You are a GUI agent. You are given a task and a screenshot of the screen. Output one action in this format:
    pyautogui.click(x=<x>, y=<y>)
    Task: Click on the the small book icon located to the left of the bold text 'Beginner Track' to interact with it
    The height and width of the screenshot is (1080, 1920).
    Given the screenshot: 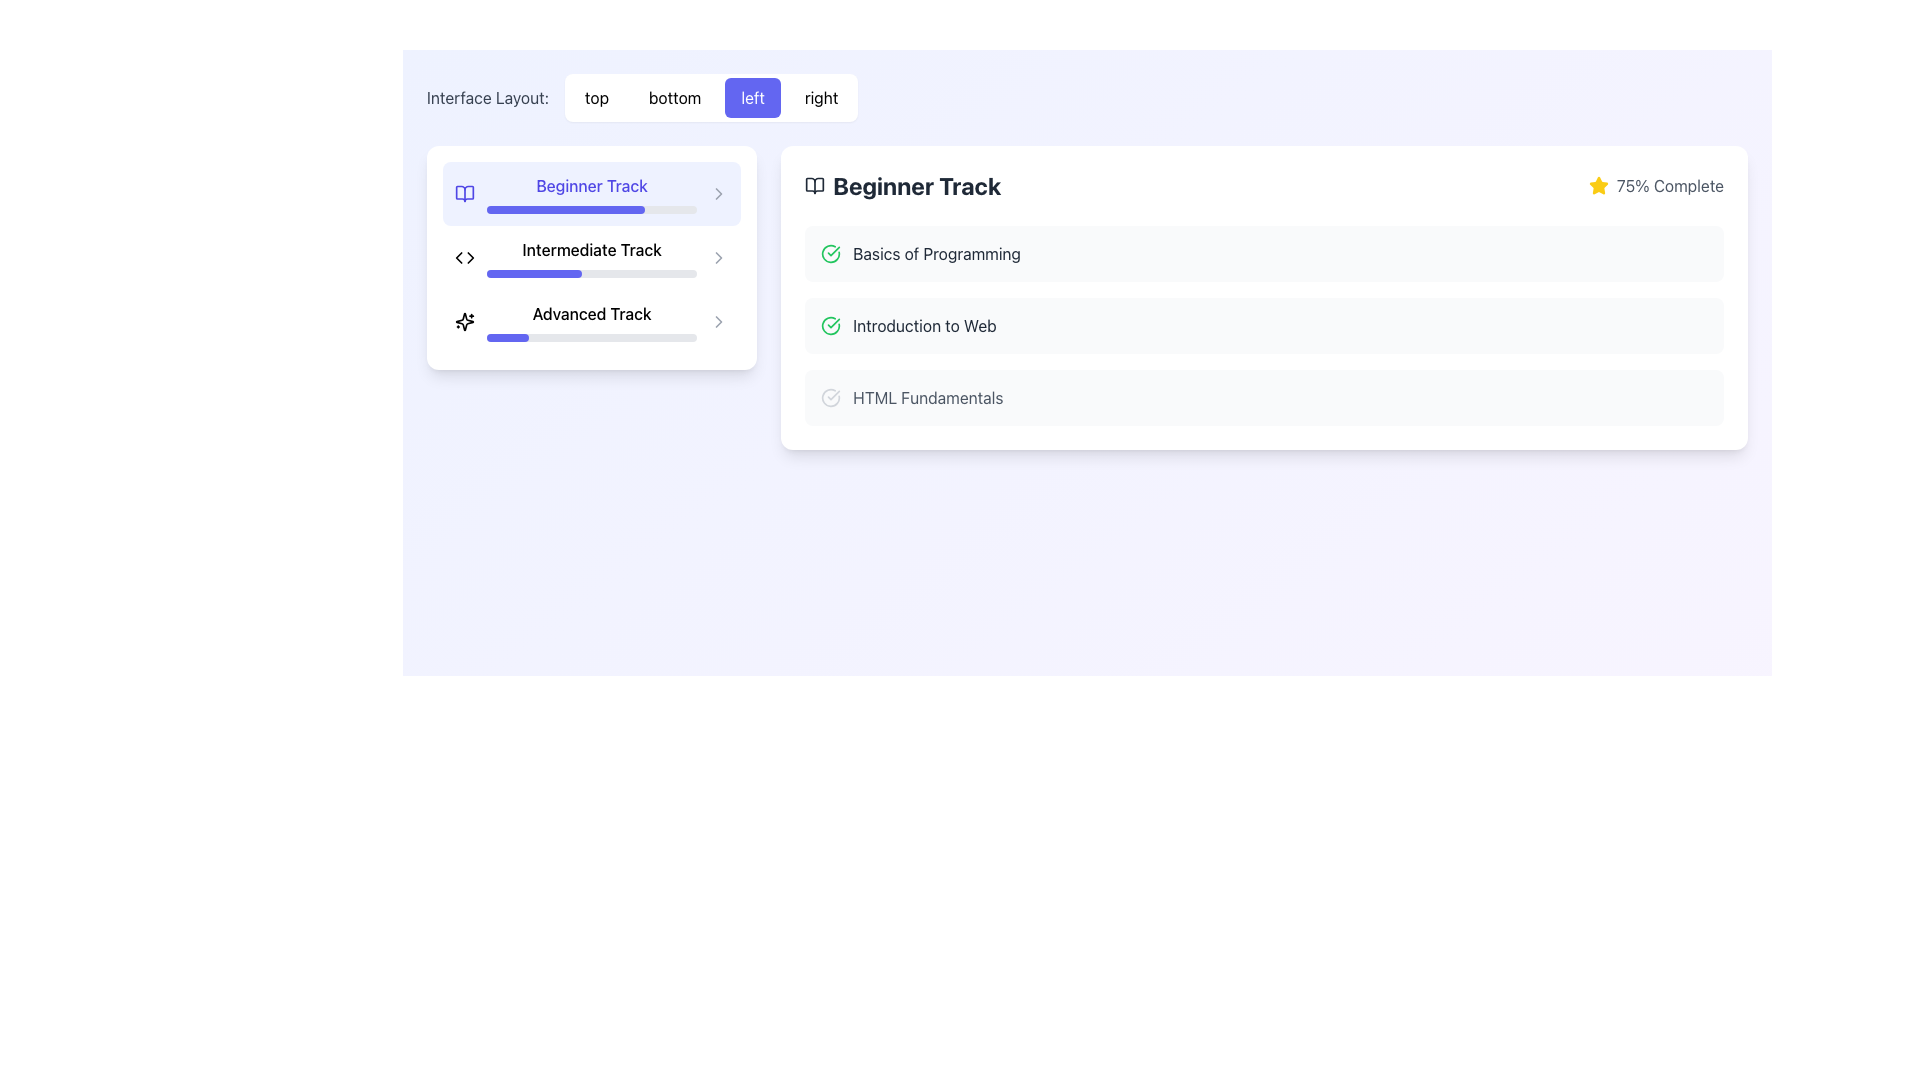 What is the action you would take?
    pyautogui.click(x=464, y=193)
    